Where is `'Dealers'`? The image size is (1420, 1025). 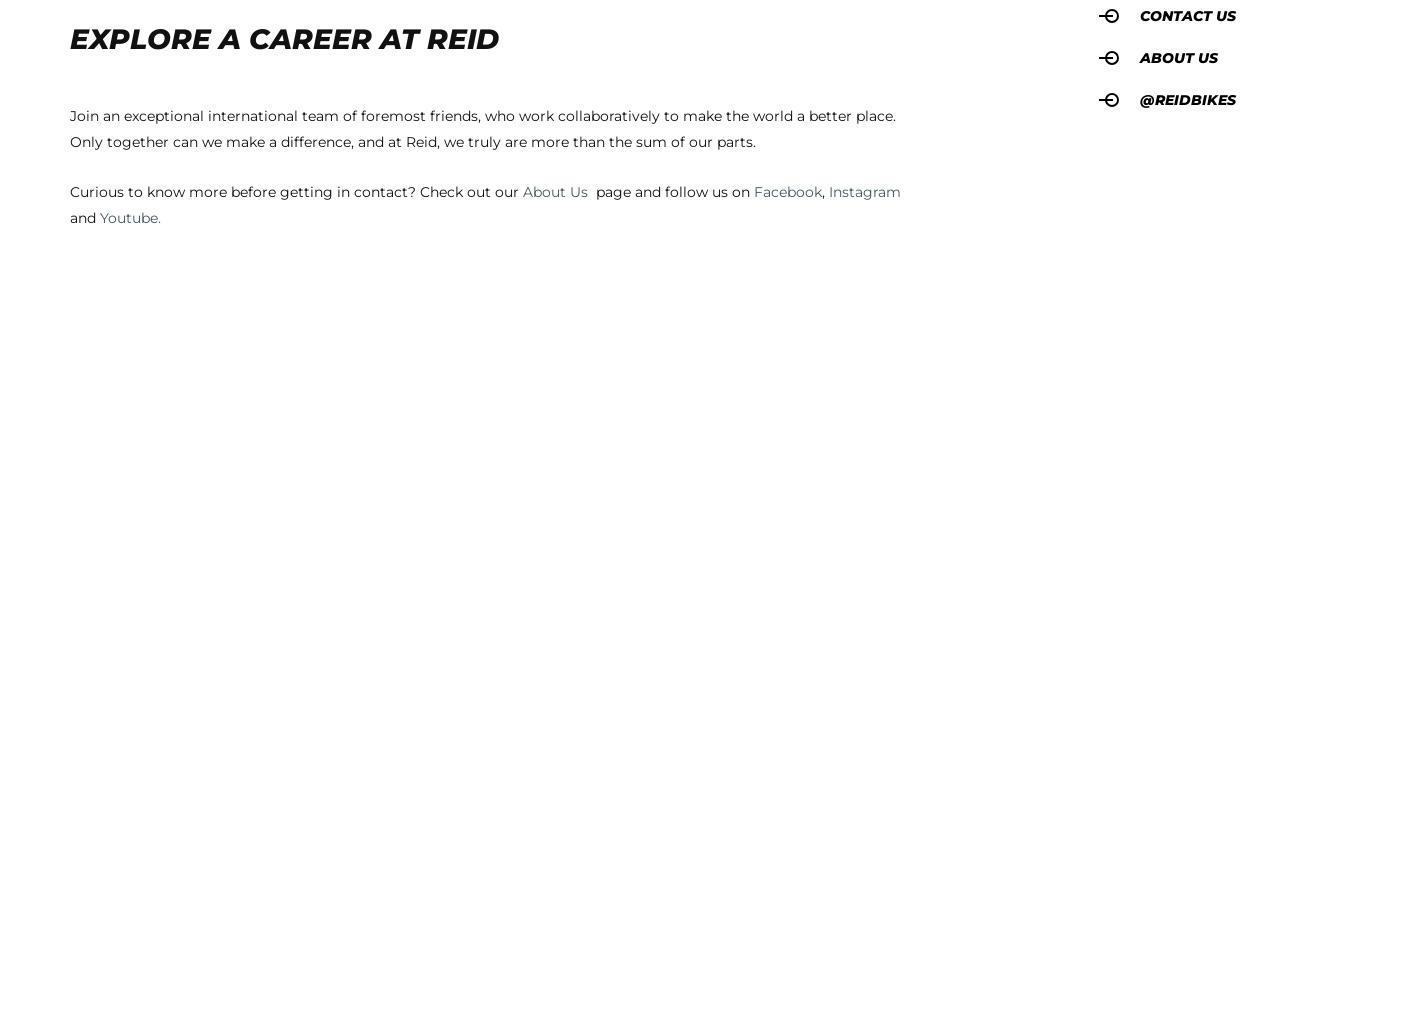 'Dealers' is located at coordinates (559, 439).